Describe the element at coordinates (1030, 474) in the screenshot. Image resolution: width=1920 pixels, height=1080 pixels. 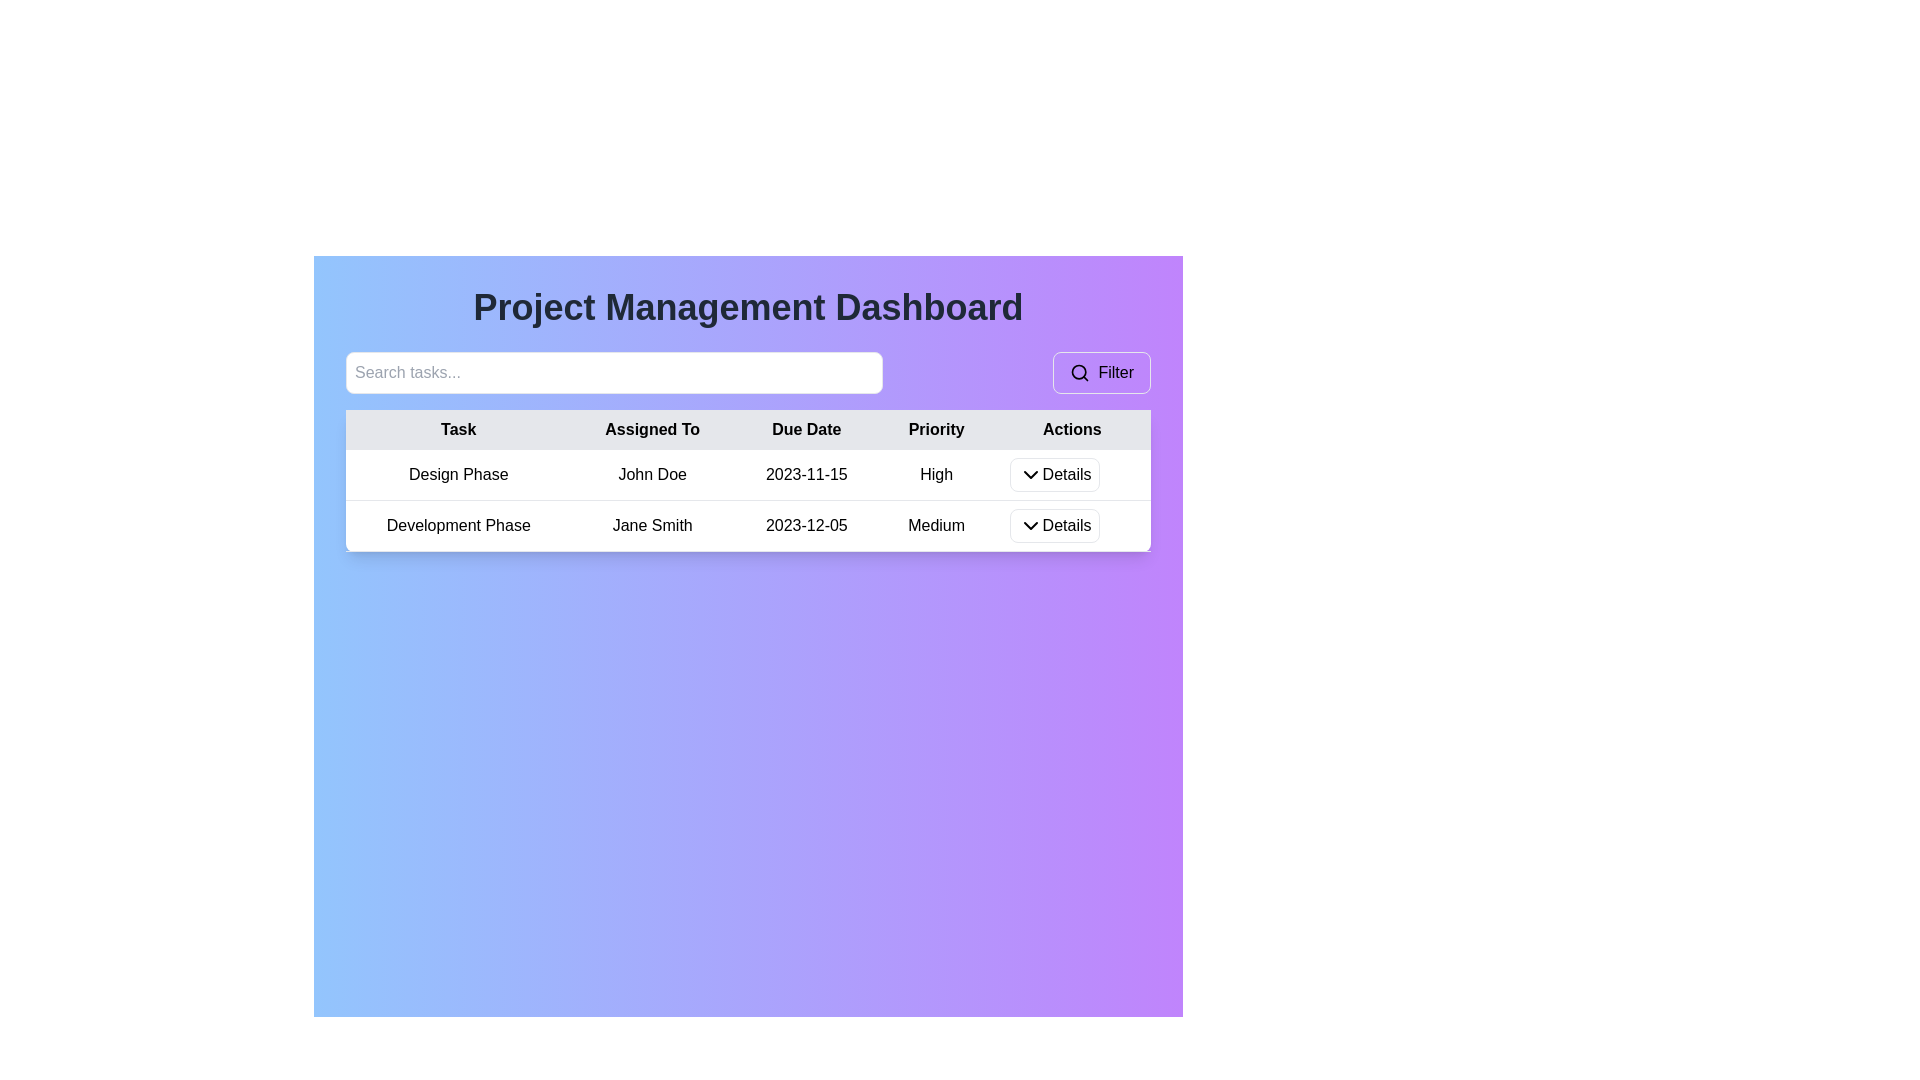
I see `the chevron icon located in the 'Actions' column, immediately to the left of the 'Details' label` at that location.